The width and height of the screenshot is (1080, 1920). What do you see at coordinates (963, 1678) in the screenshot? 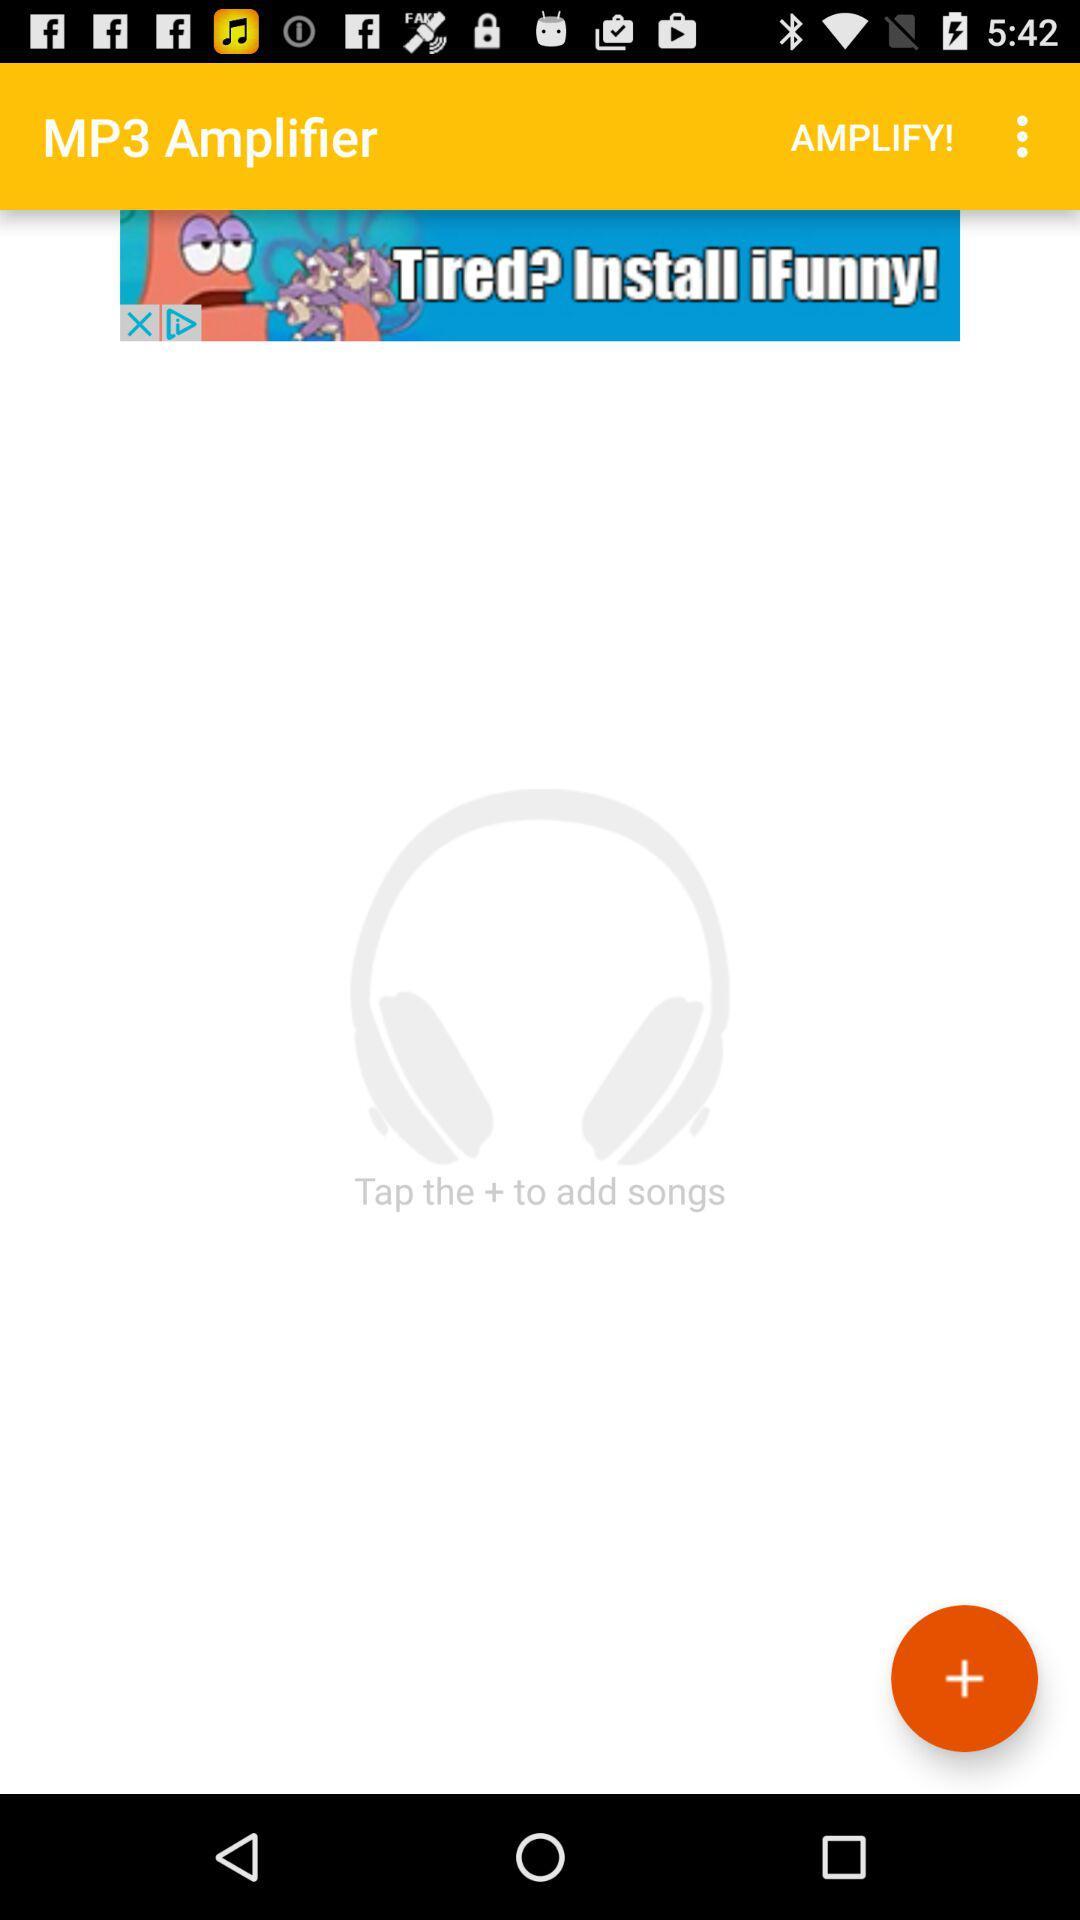
I see `song` at bounding box center [963, 1678].